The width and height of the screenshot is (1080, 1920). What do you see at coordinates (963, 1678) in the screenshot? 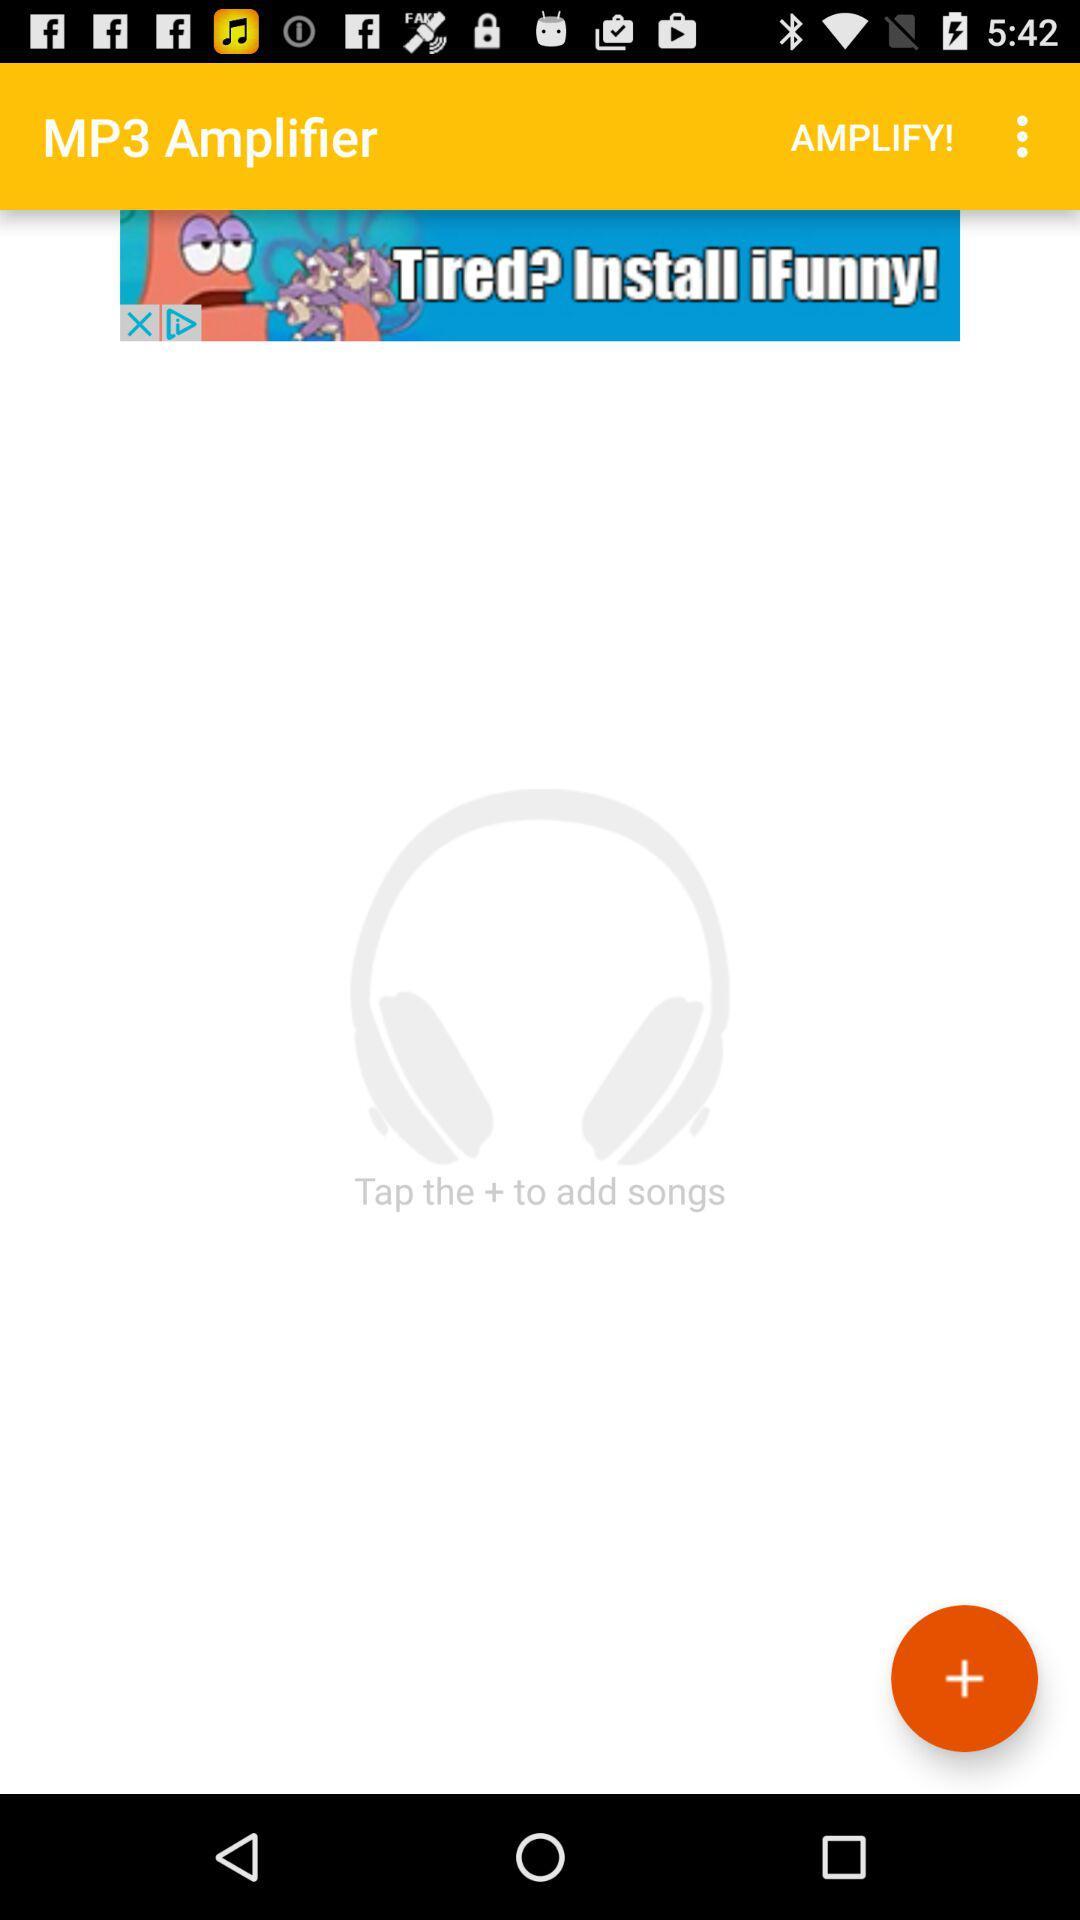
I see `song` at bounding box center [963, 1678].